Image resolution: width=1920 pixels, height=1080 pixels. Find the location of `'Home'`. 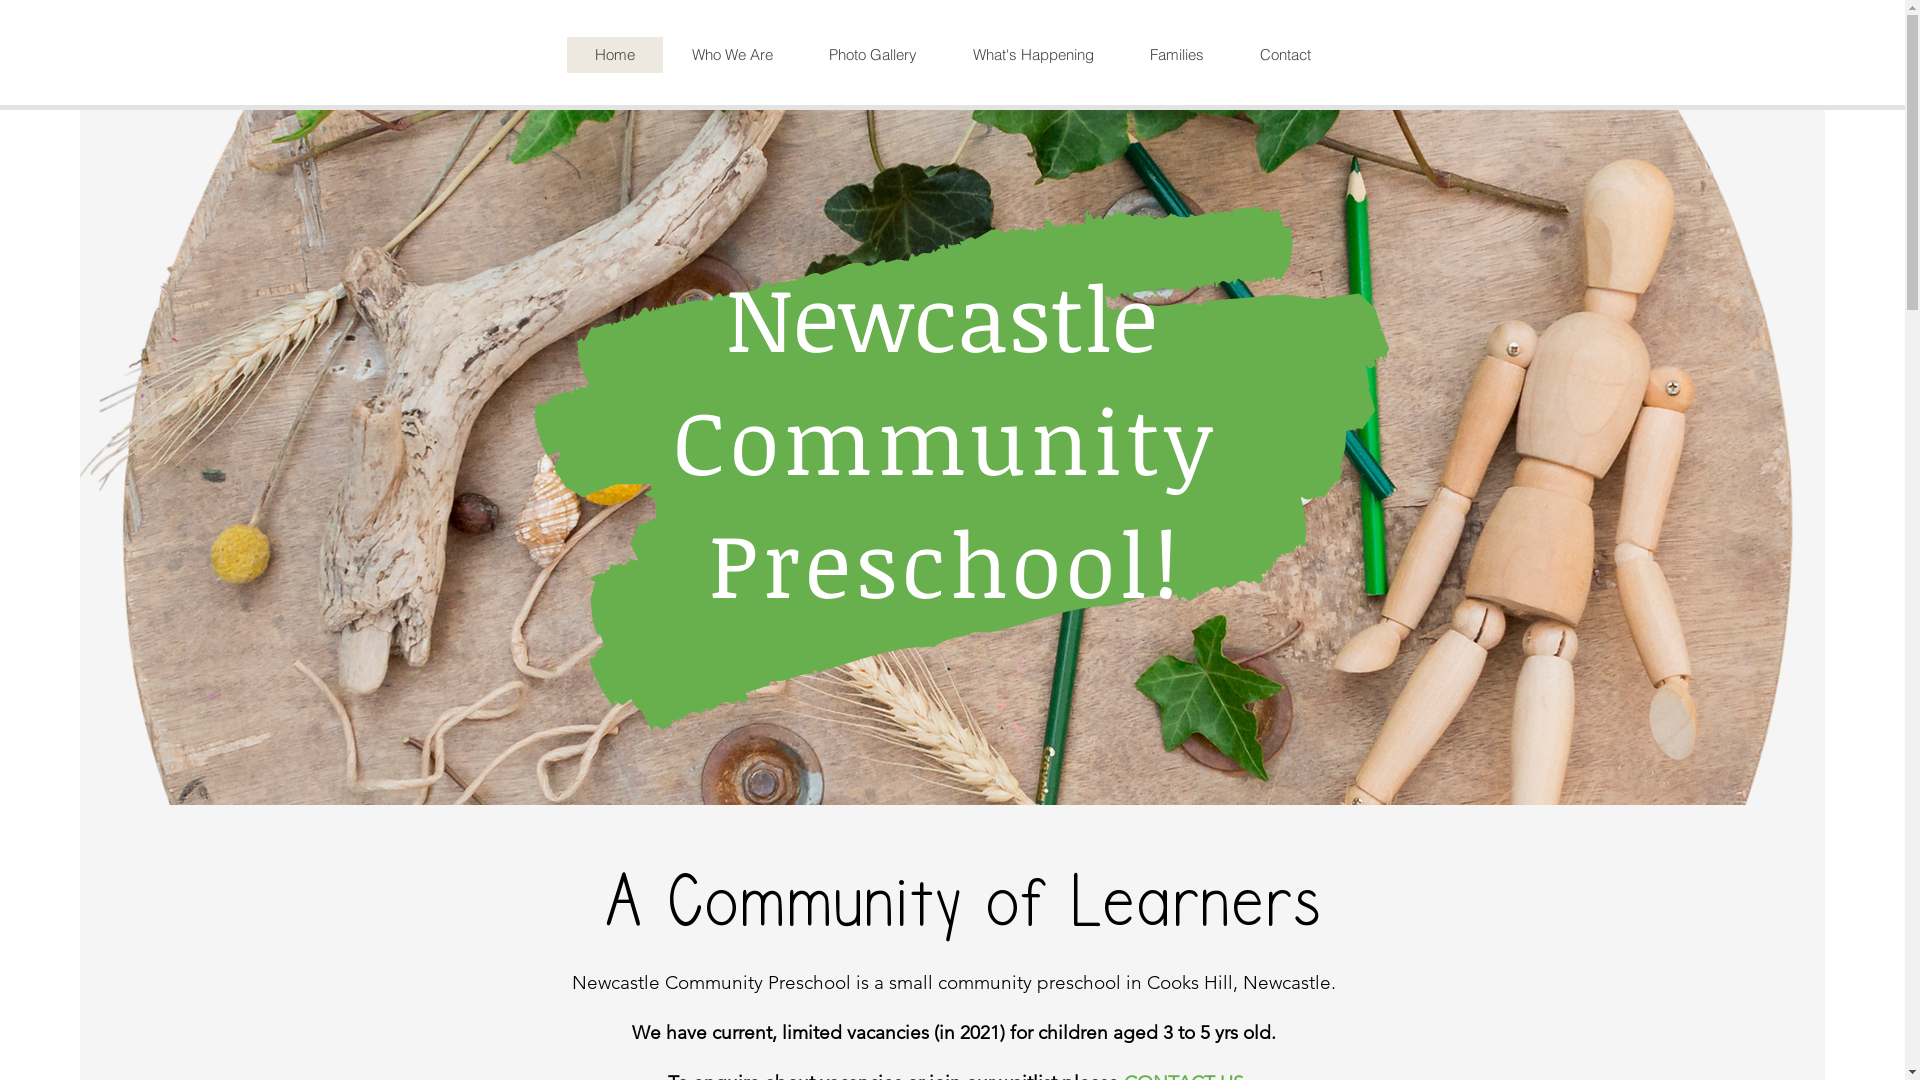

'Home' is located at coordinates (613, 53).